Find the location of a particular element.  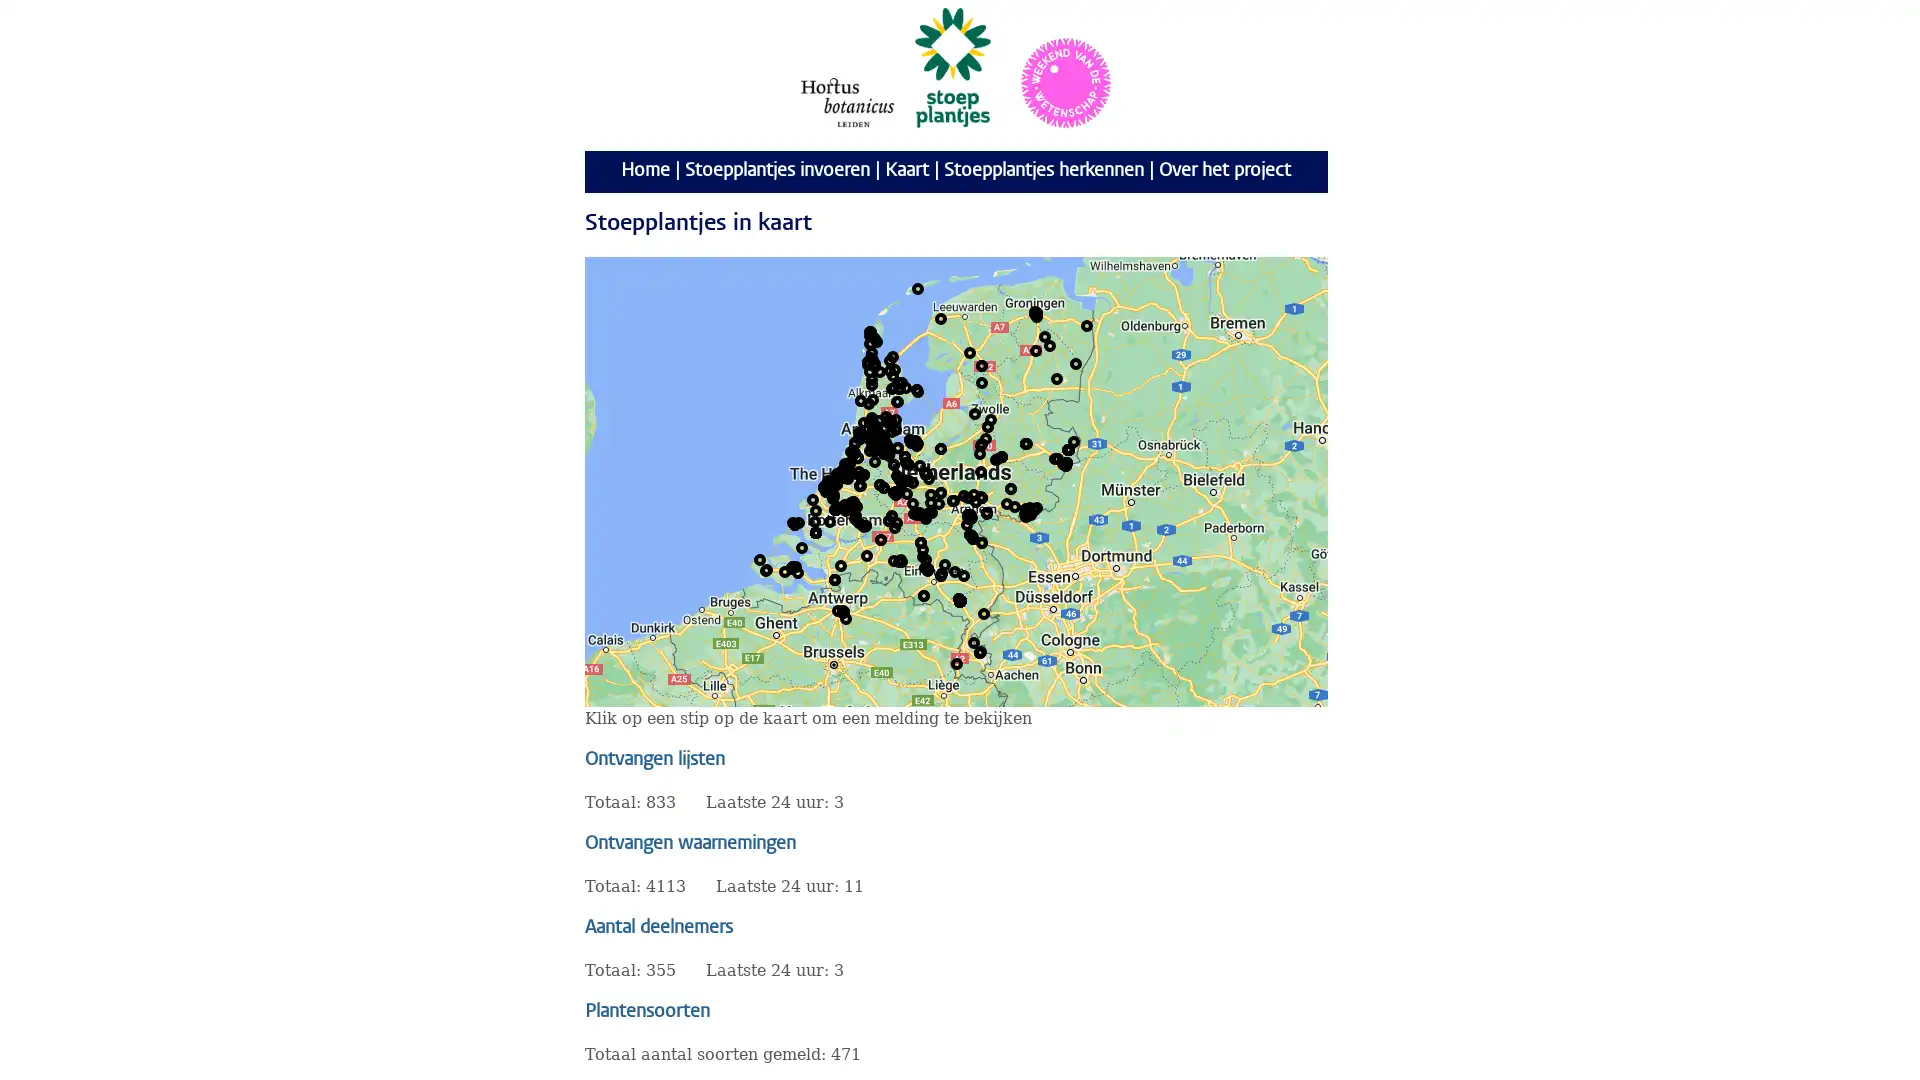

Telling van Rinus op 04 februari 2022 is located at coordinates (893, 526).